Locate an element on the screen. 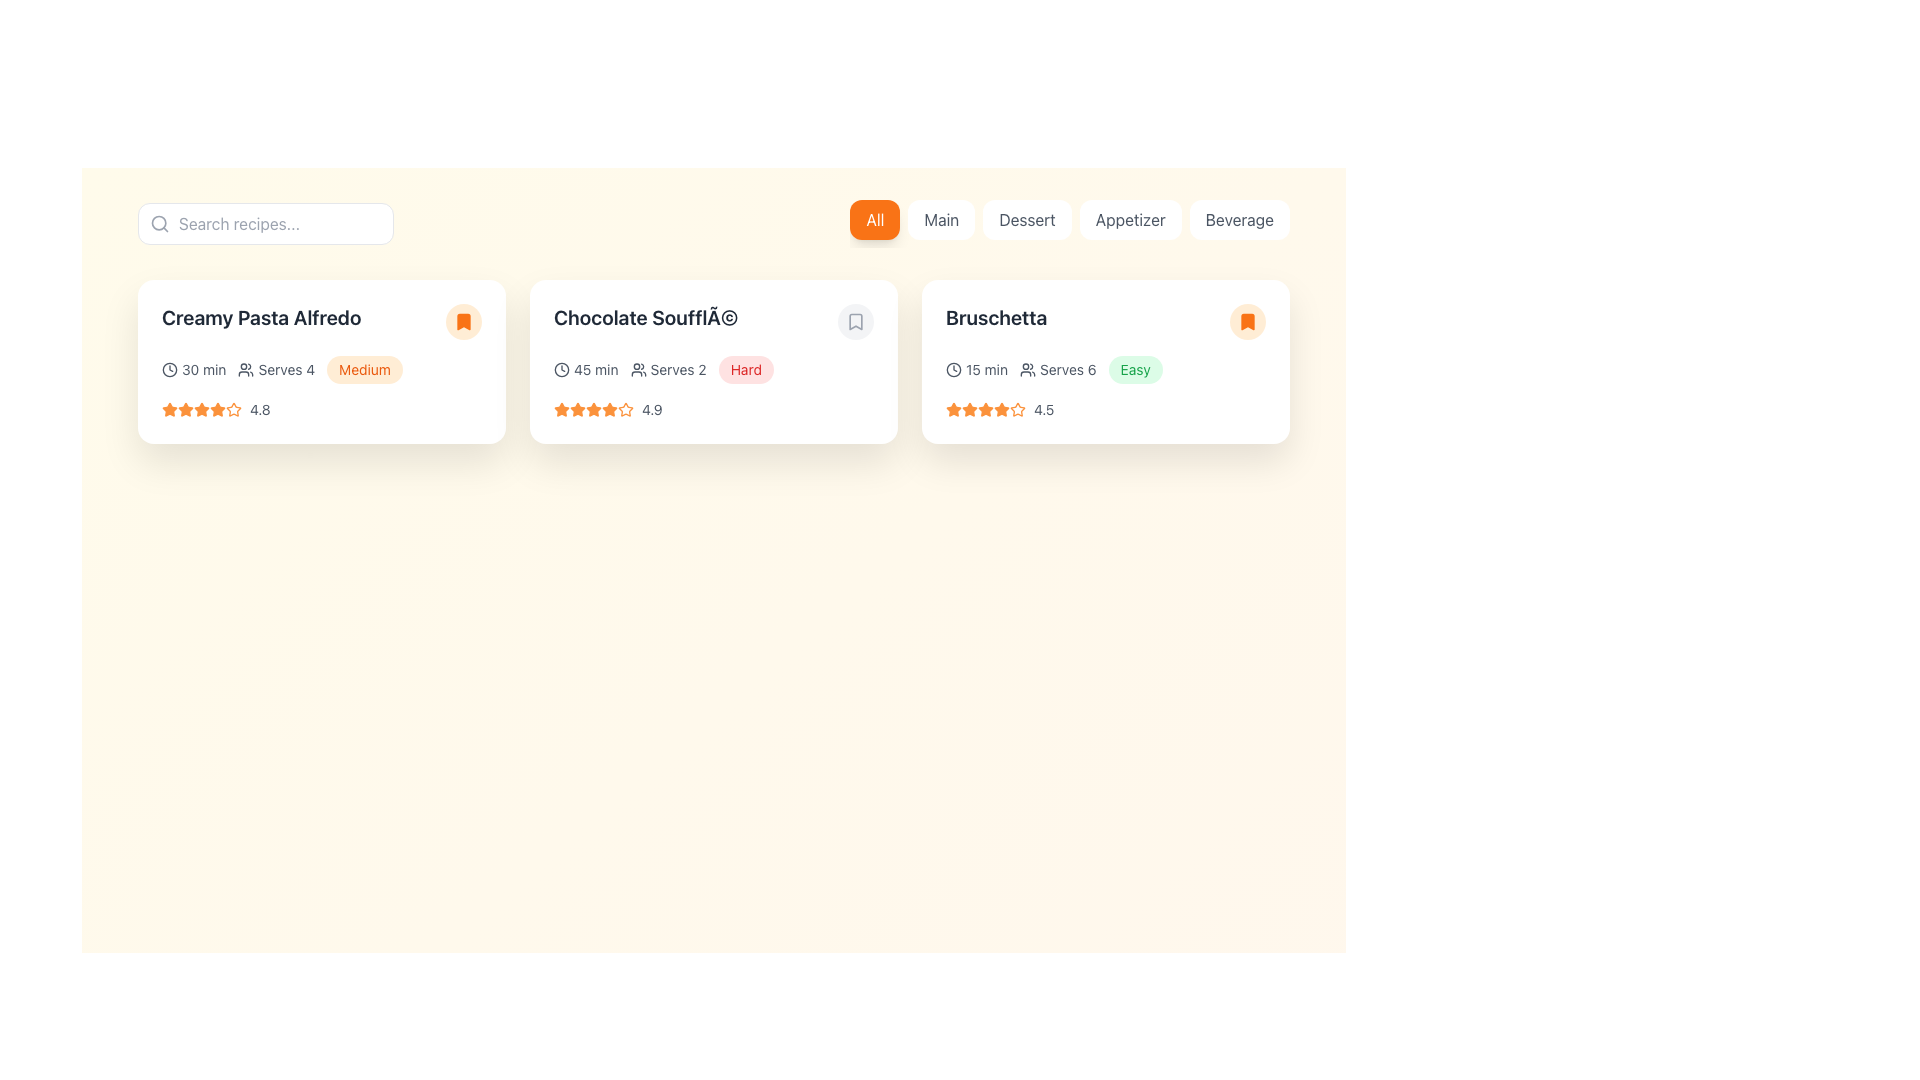 The width and height of the screenshot is (1920, 1080). the fifth star icon in orange color located under the rating score of 'Creamy Pasta Alfredo' for interaction is located at coordinates (217, 408).